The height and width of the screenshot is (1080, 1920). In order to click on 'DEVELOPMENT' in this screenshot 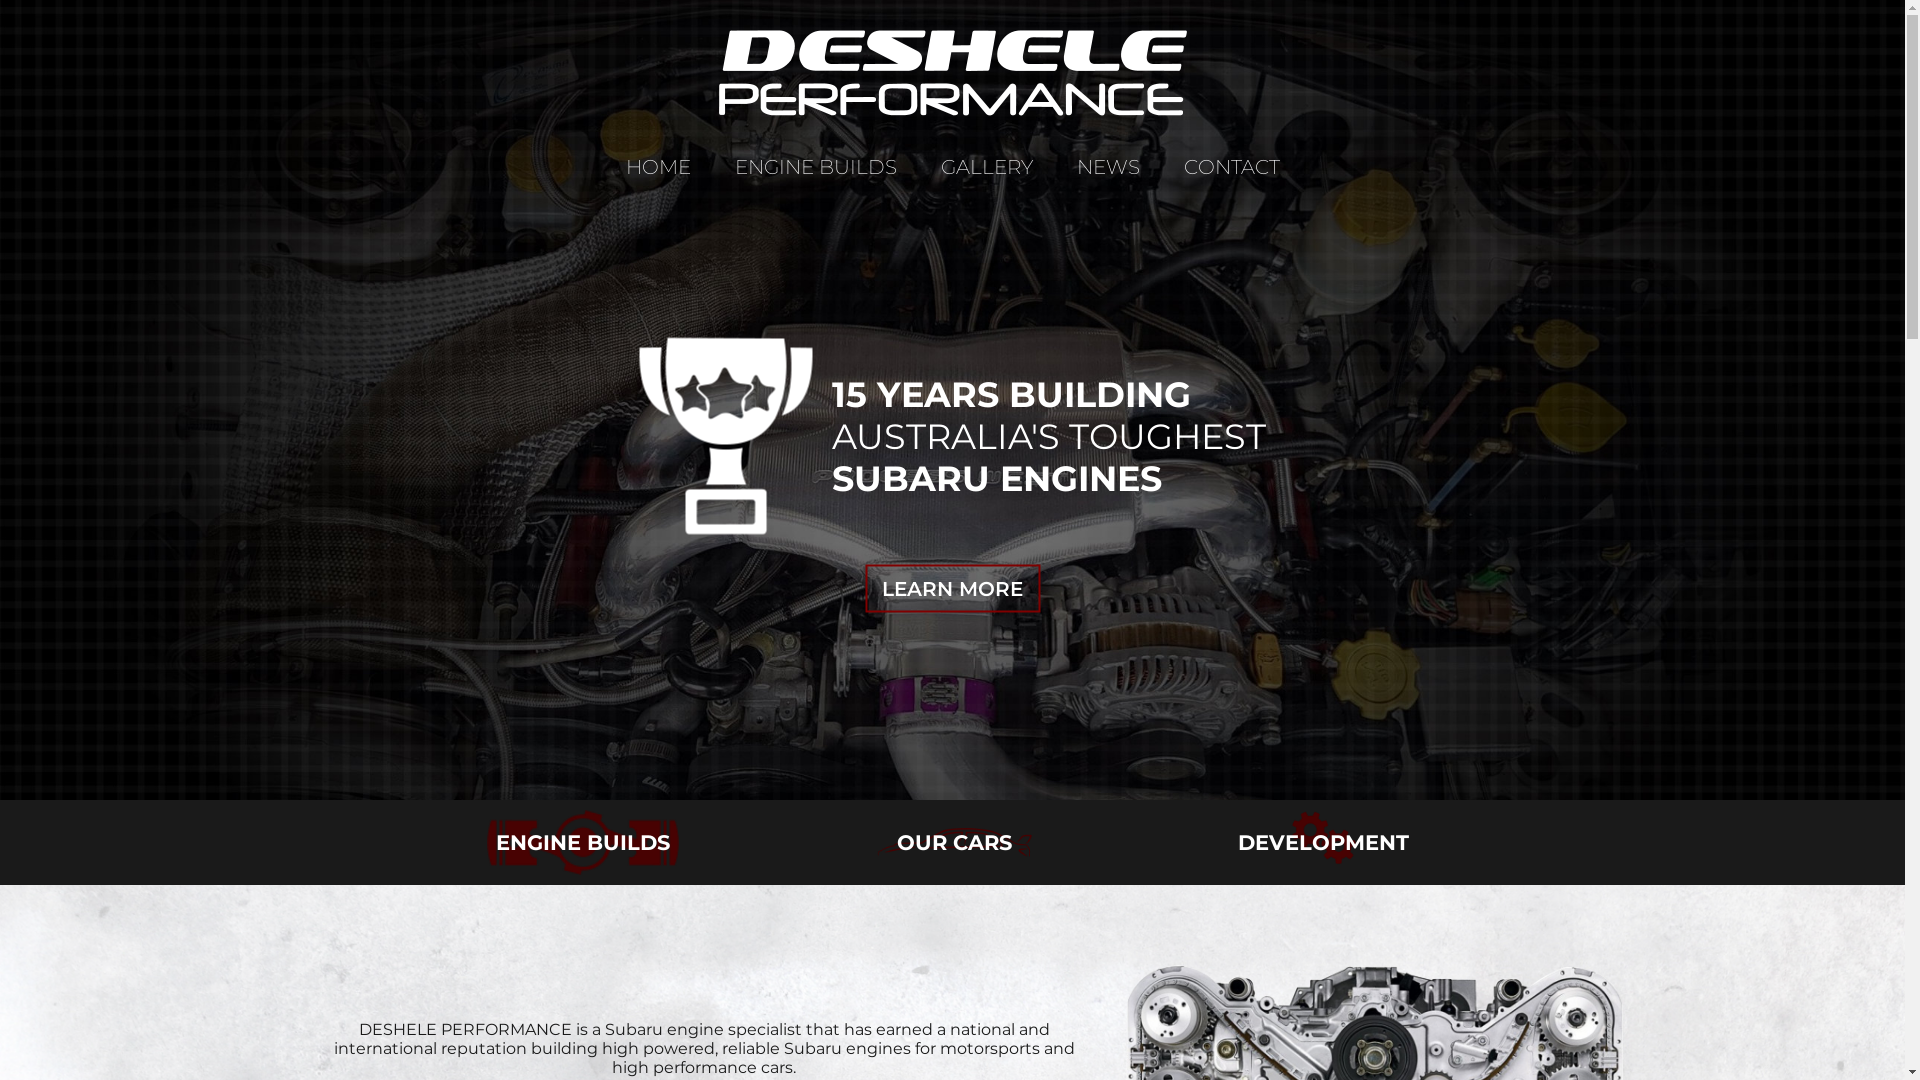, I will do `click(1323, 844)`.